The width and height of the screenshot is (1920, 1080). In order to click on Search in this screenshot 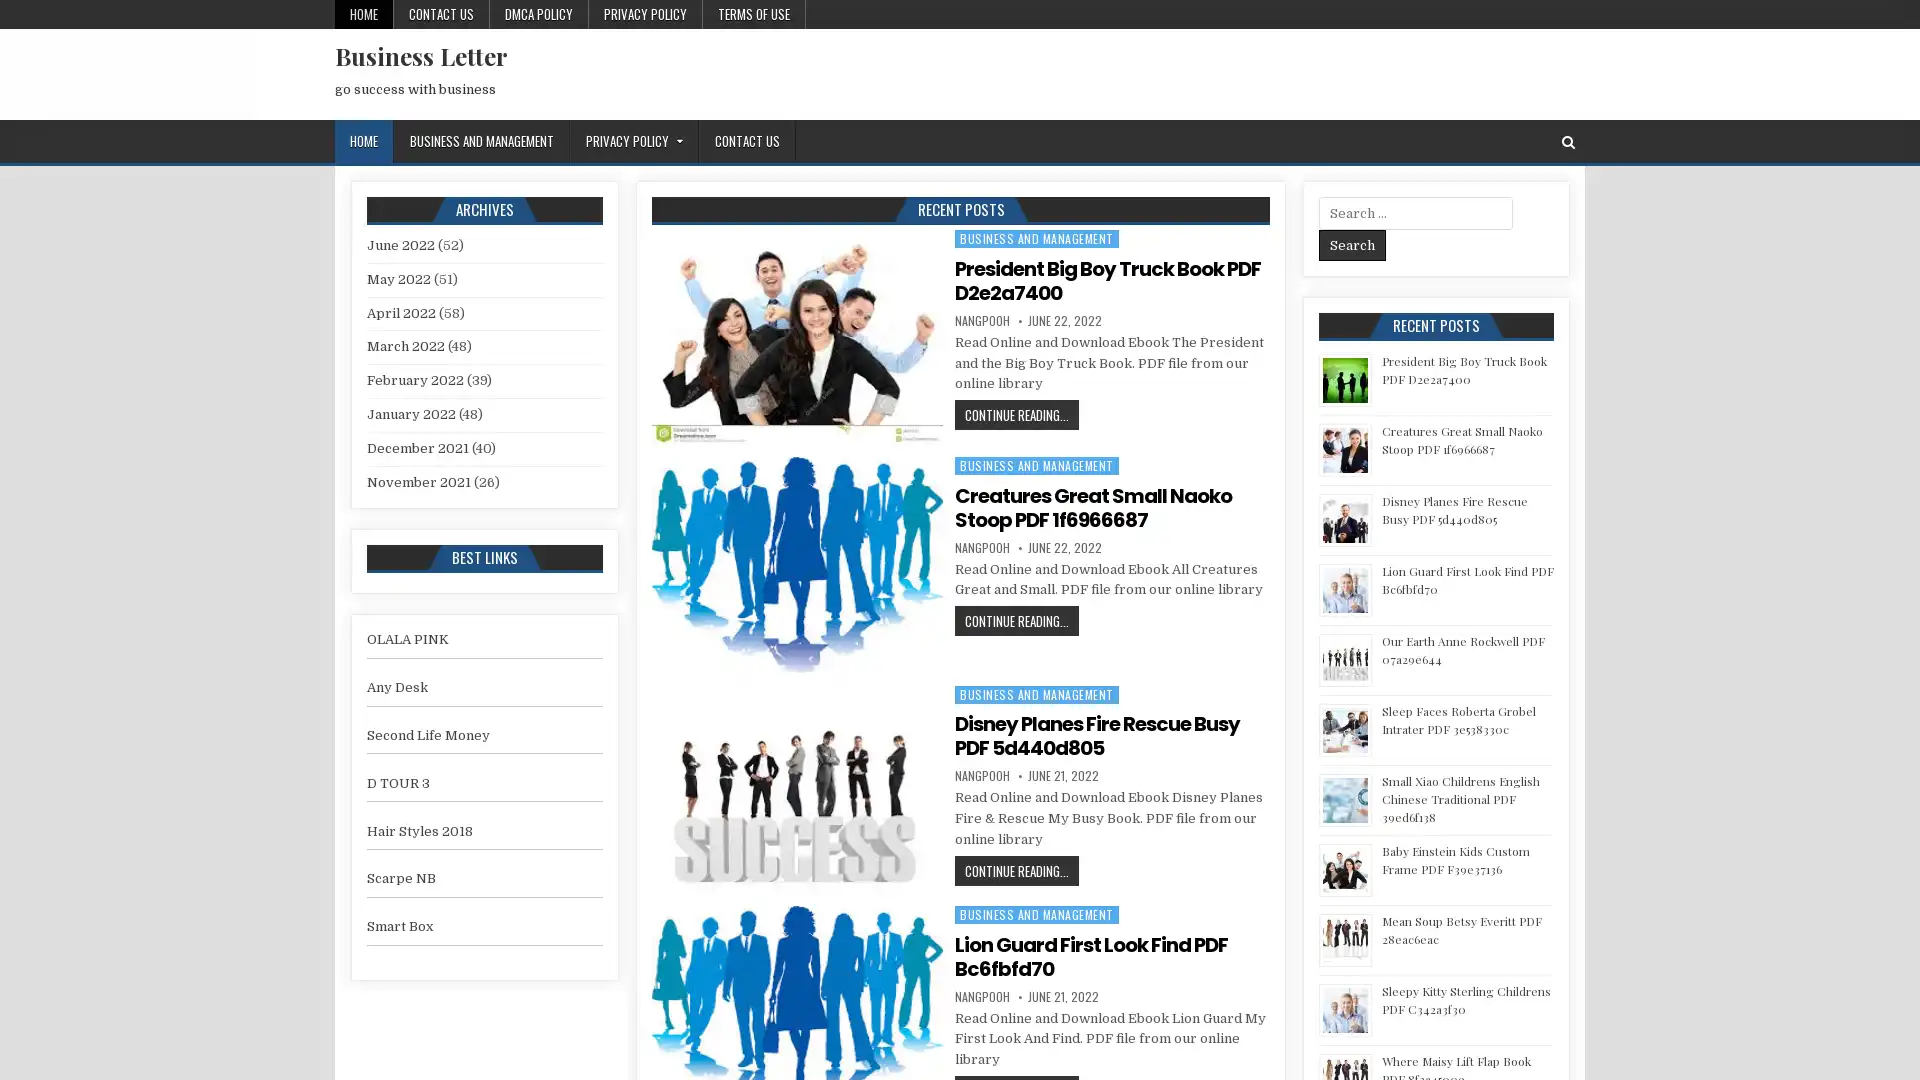, I will do `click(1351, 244)`.